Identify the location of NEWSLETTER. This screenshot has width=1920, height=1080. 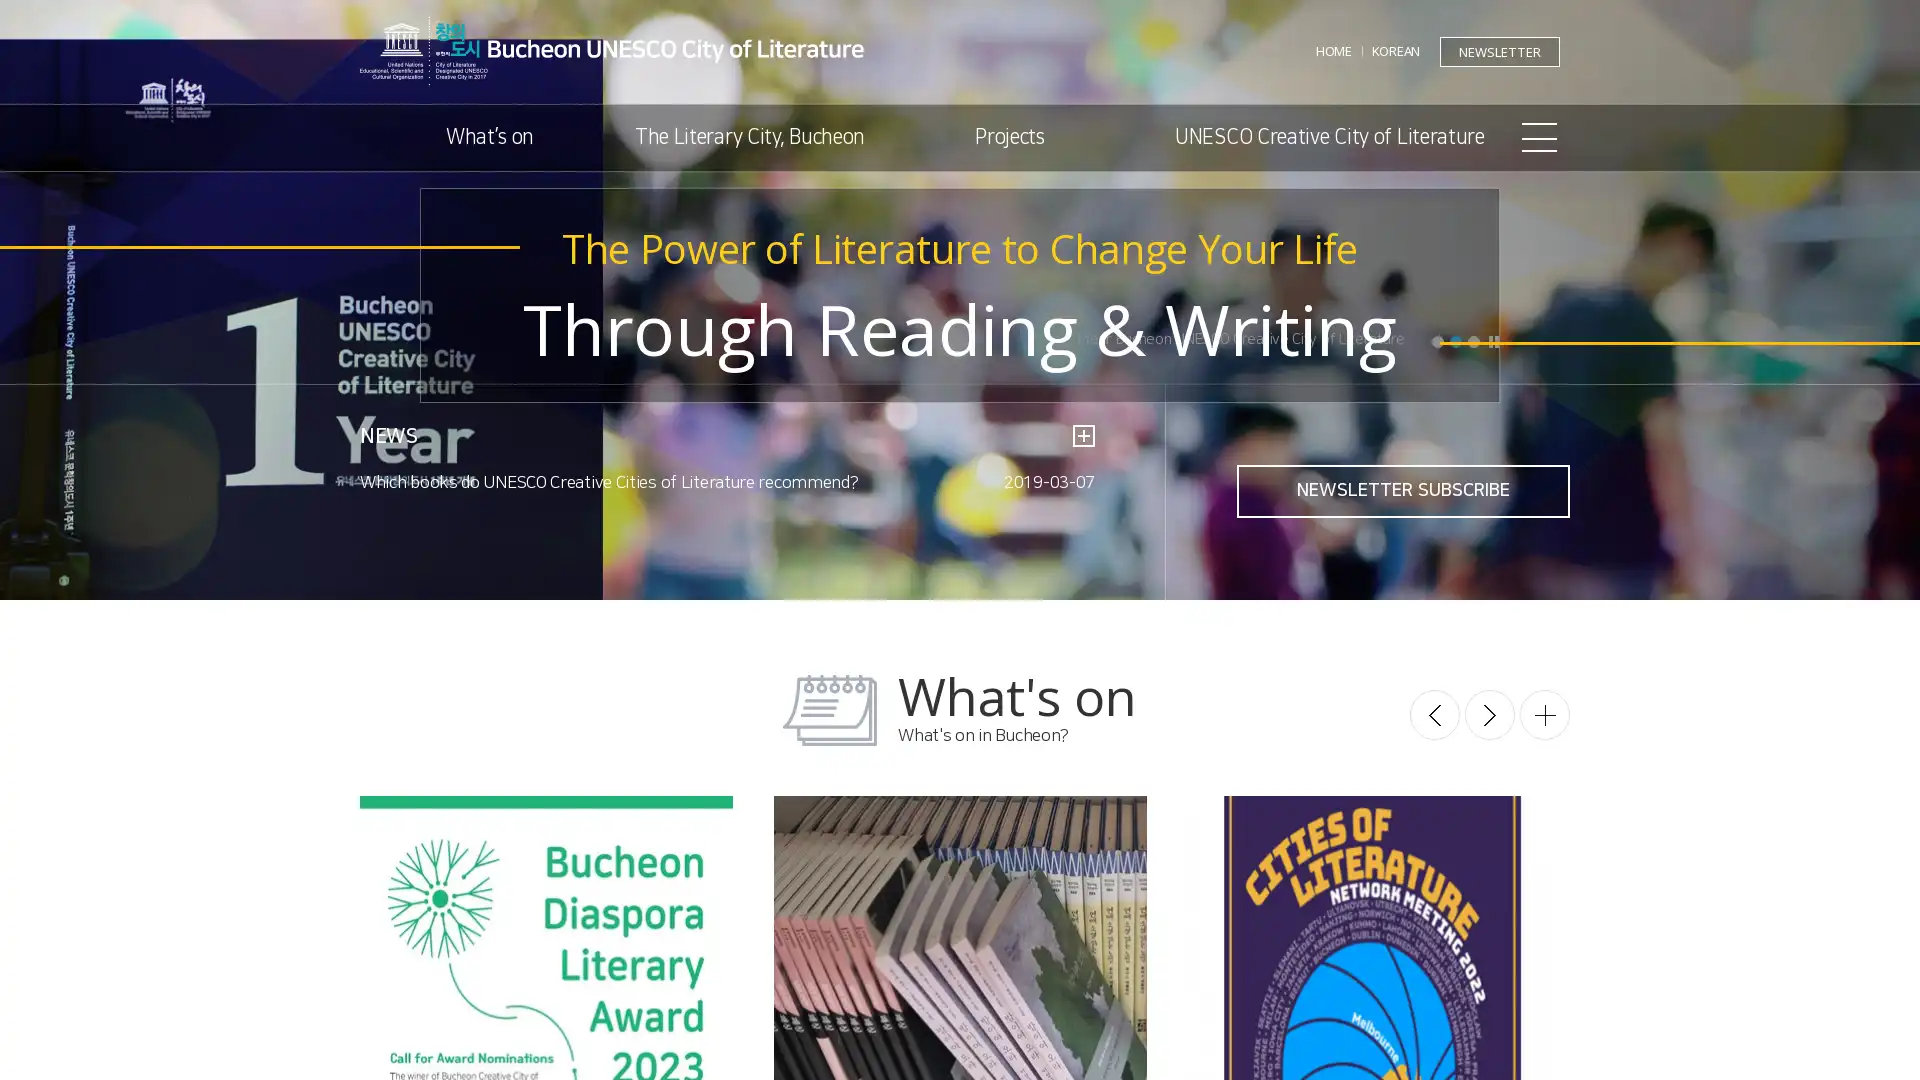
(1499, 50).